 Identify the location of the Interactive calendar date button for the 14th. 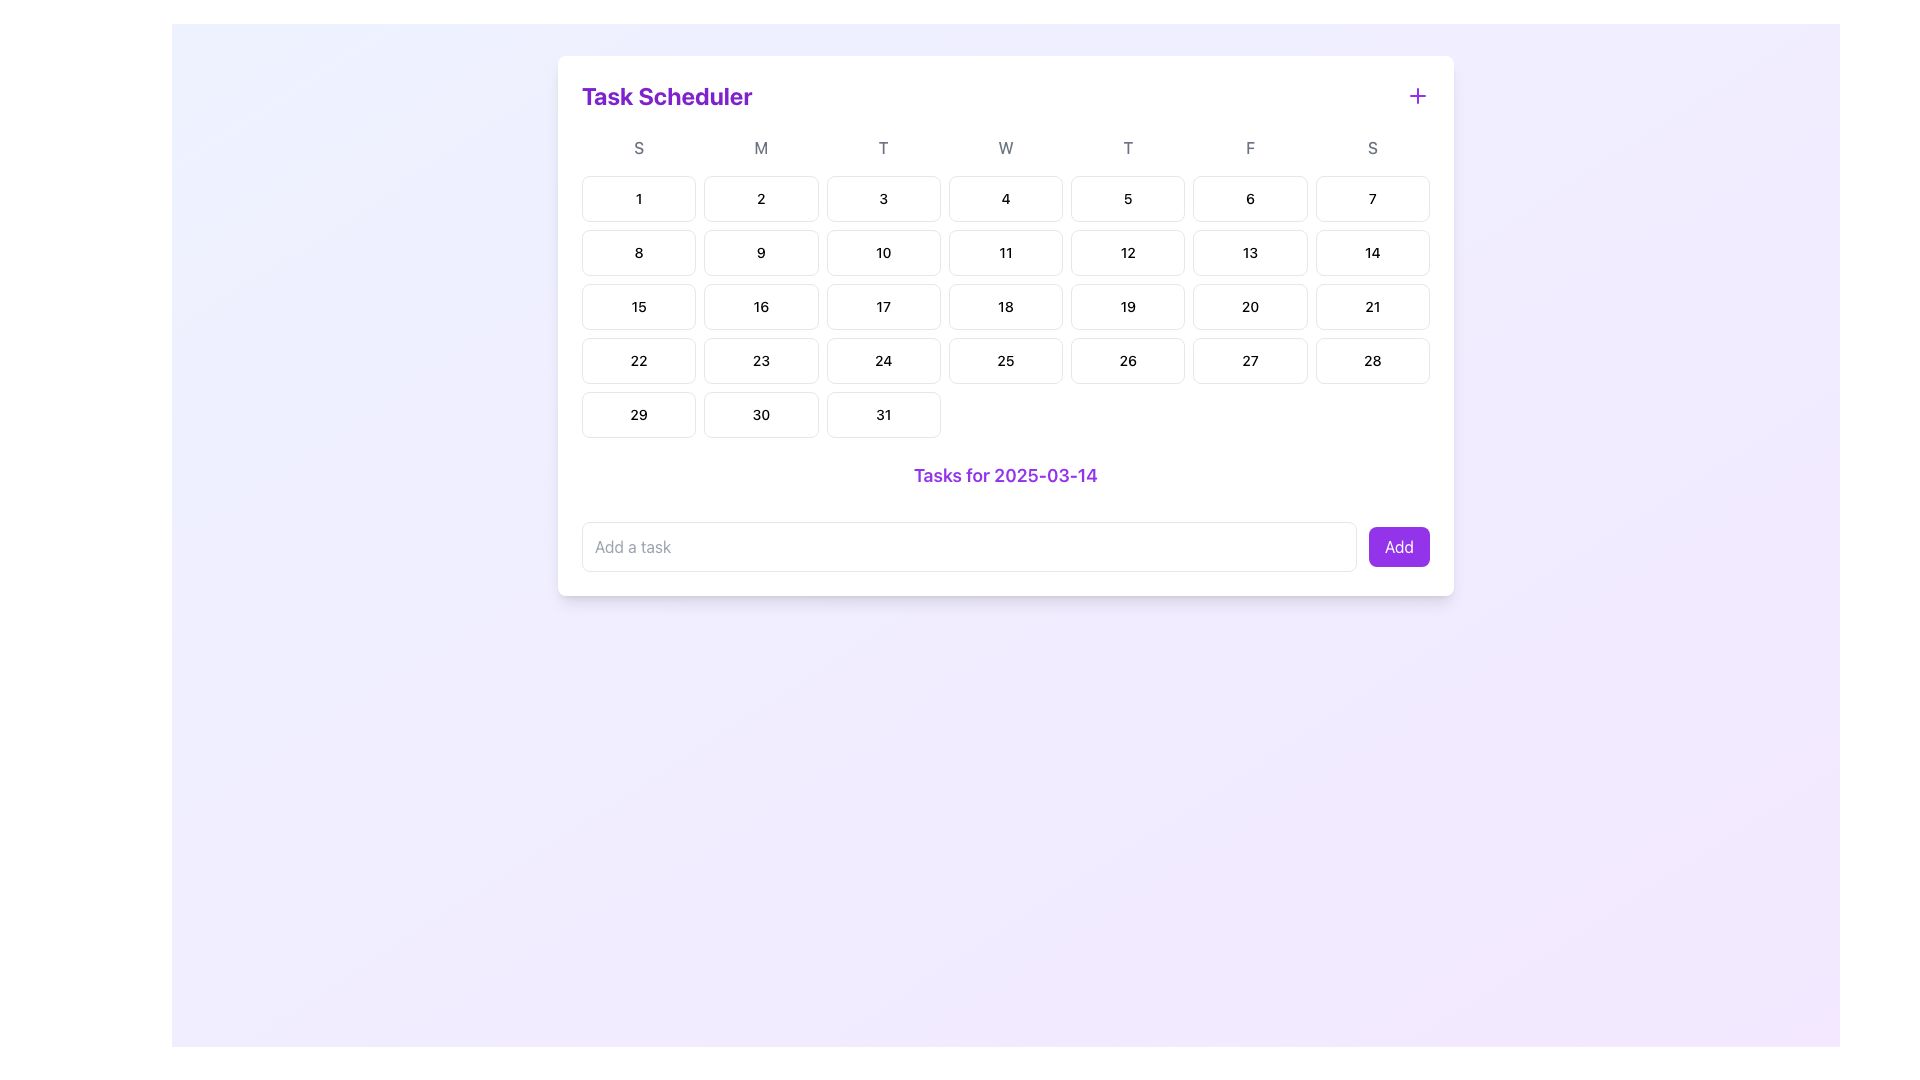
(1371, 252).